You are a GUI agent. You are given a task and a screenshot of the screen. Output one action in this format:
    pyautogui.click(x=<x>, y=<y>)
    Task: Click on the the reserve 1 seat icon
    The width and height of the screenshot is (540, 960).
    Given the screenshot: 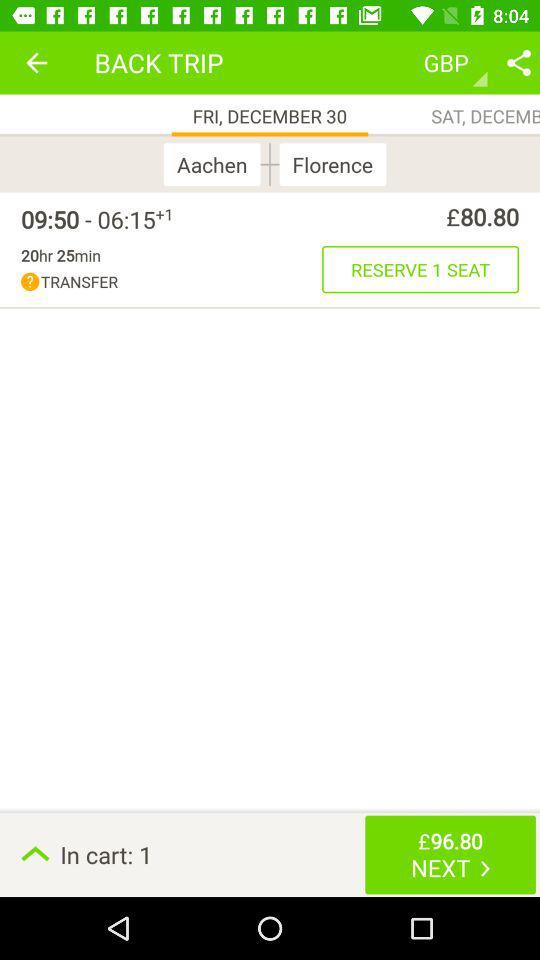 What is the action you would take?
    pyautogui.click(x=419, y=268)
    